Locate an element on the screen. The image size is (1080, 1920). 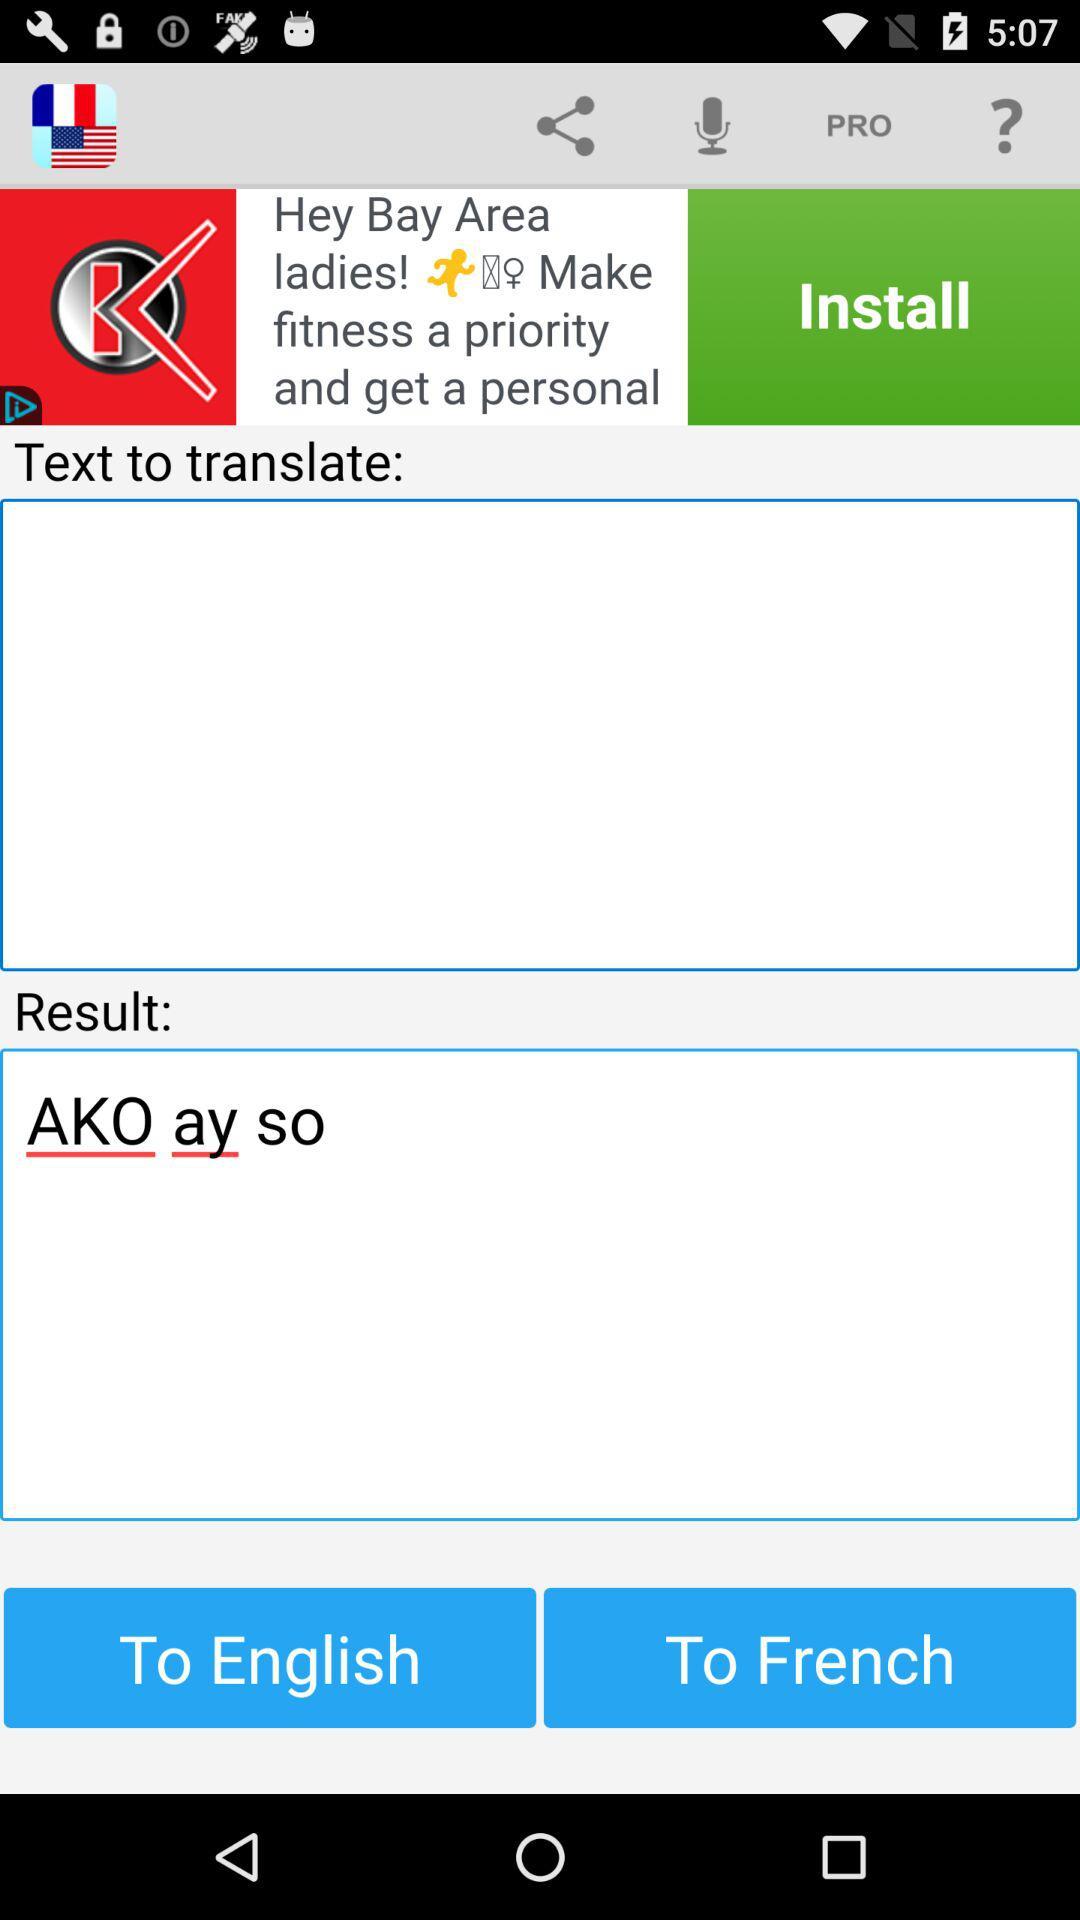
text to translate is located at coordinates (540, 733).